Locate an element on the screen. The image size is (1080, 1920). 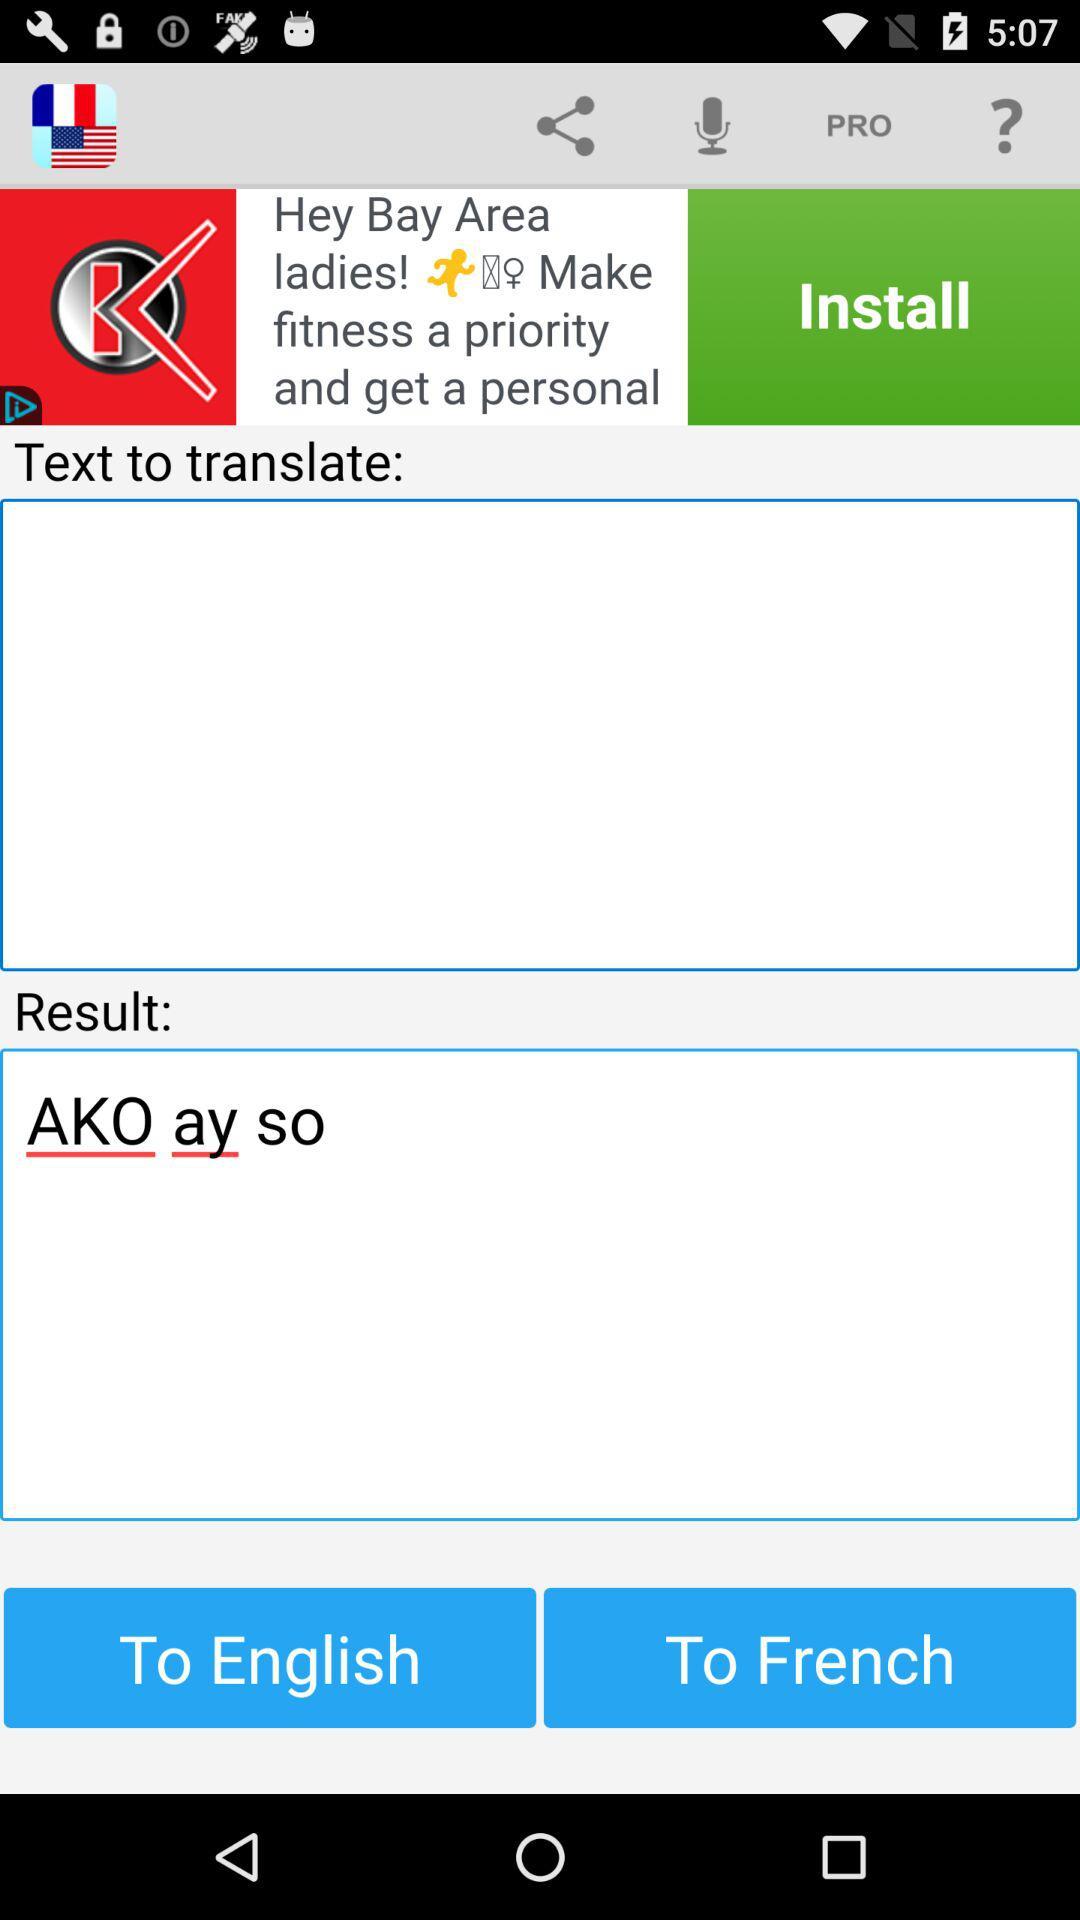
text to translate is located at coordinates (540, 733).